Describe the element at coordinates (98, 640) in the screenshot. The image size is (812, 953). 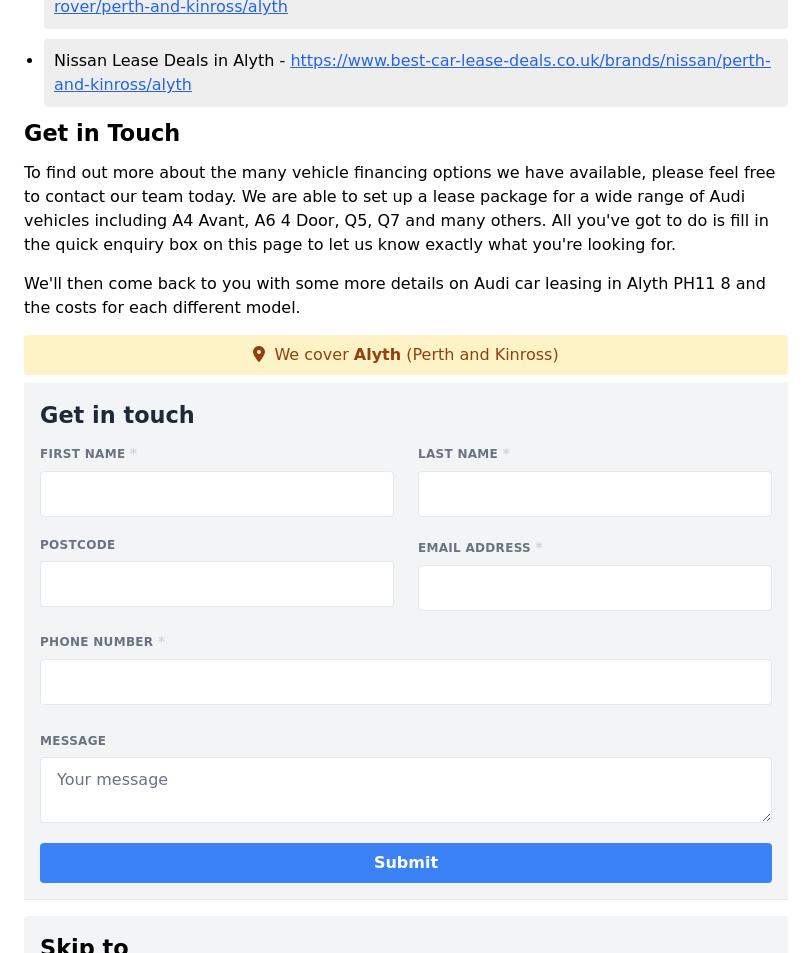
I see `'Phone number'` at that location.